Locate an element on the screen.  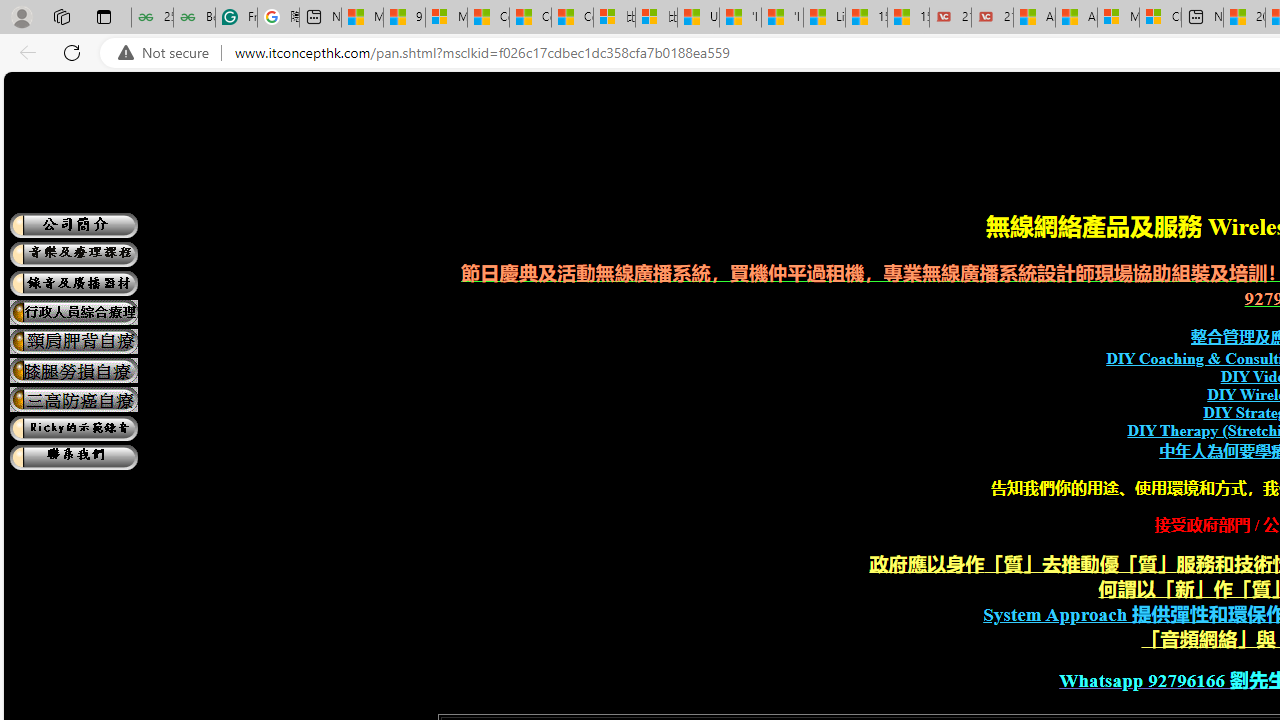
'20 Ways to Boost Your Protein Intake at Every Meal' is located at coordinates (1243, 17).